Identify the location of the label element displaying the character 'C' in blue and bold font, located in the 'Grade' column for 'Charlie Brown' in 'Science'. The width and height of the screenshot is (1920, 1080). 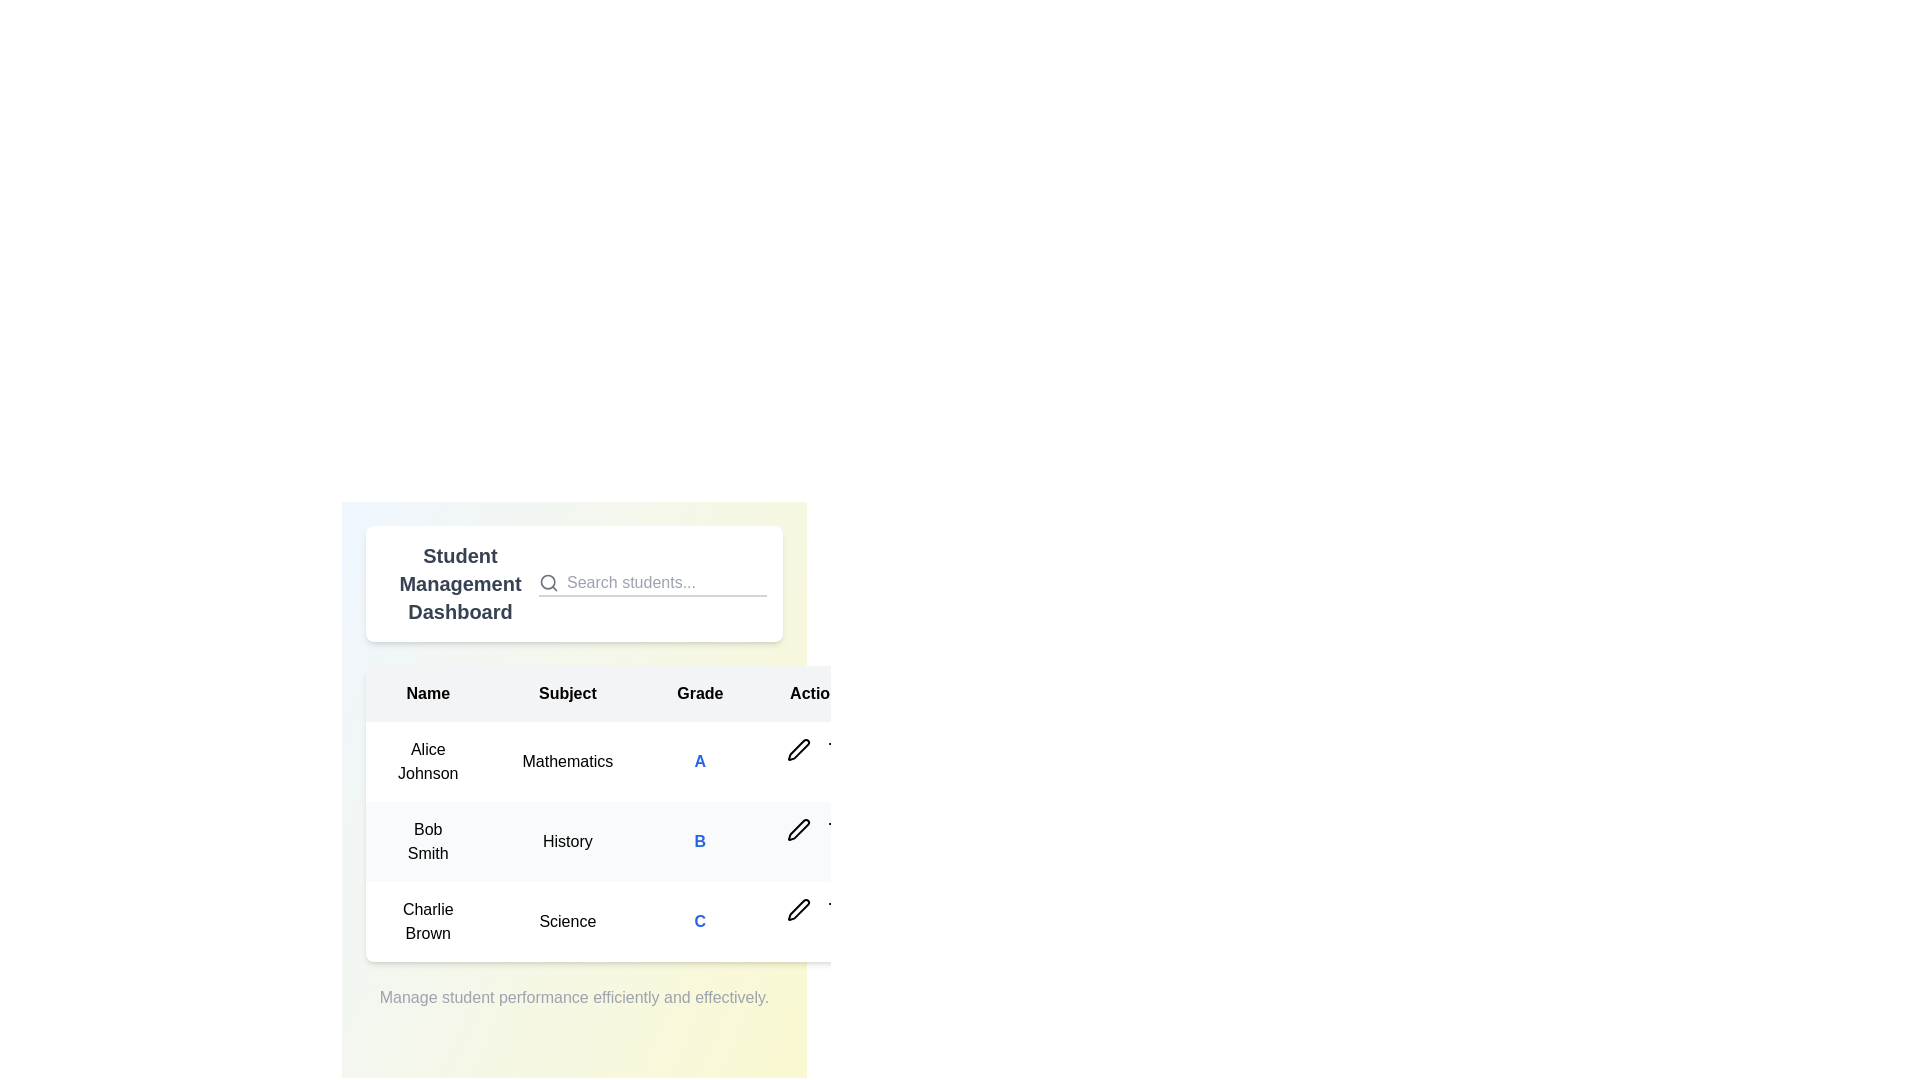
(700, 921).